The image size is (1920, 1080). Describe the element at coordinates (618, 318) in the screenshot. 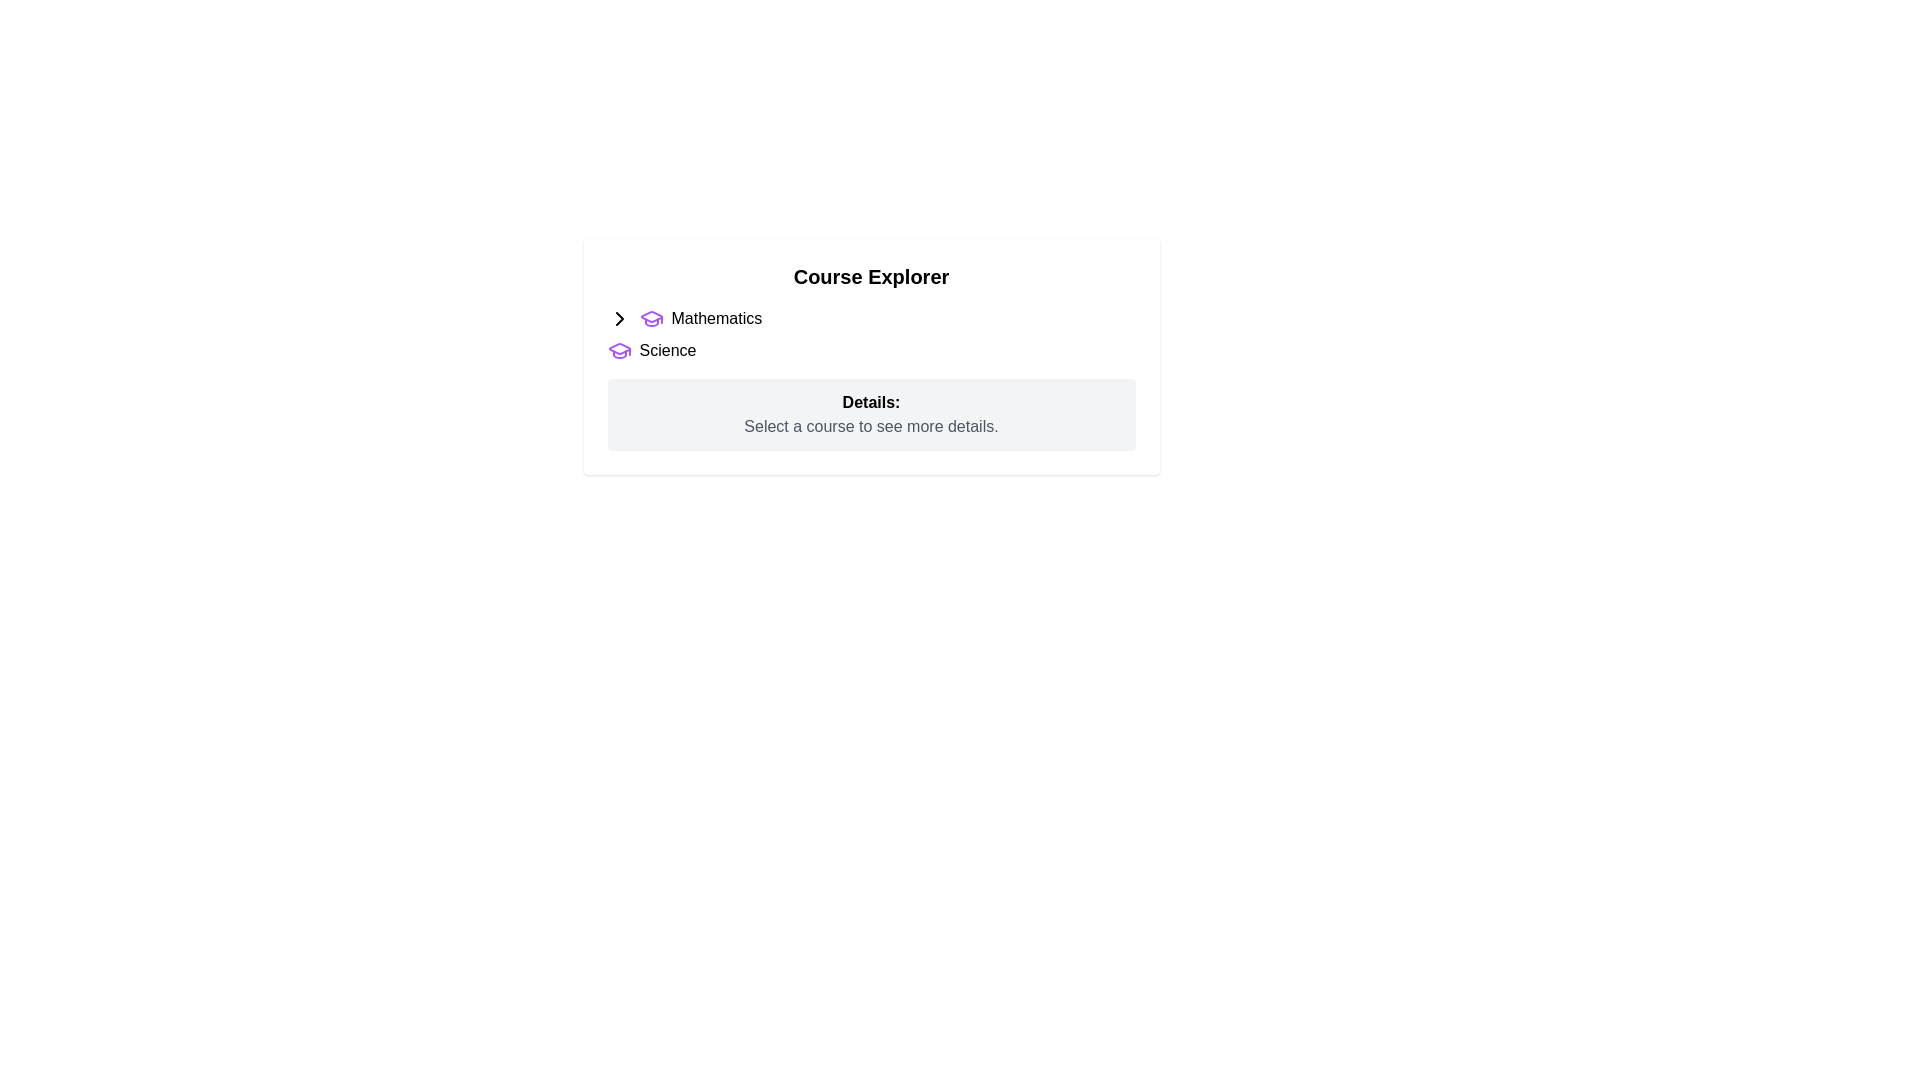

I see `the chevron icon located immediately to the left of the text 'Mathematics'` at that location.